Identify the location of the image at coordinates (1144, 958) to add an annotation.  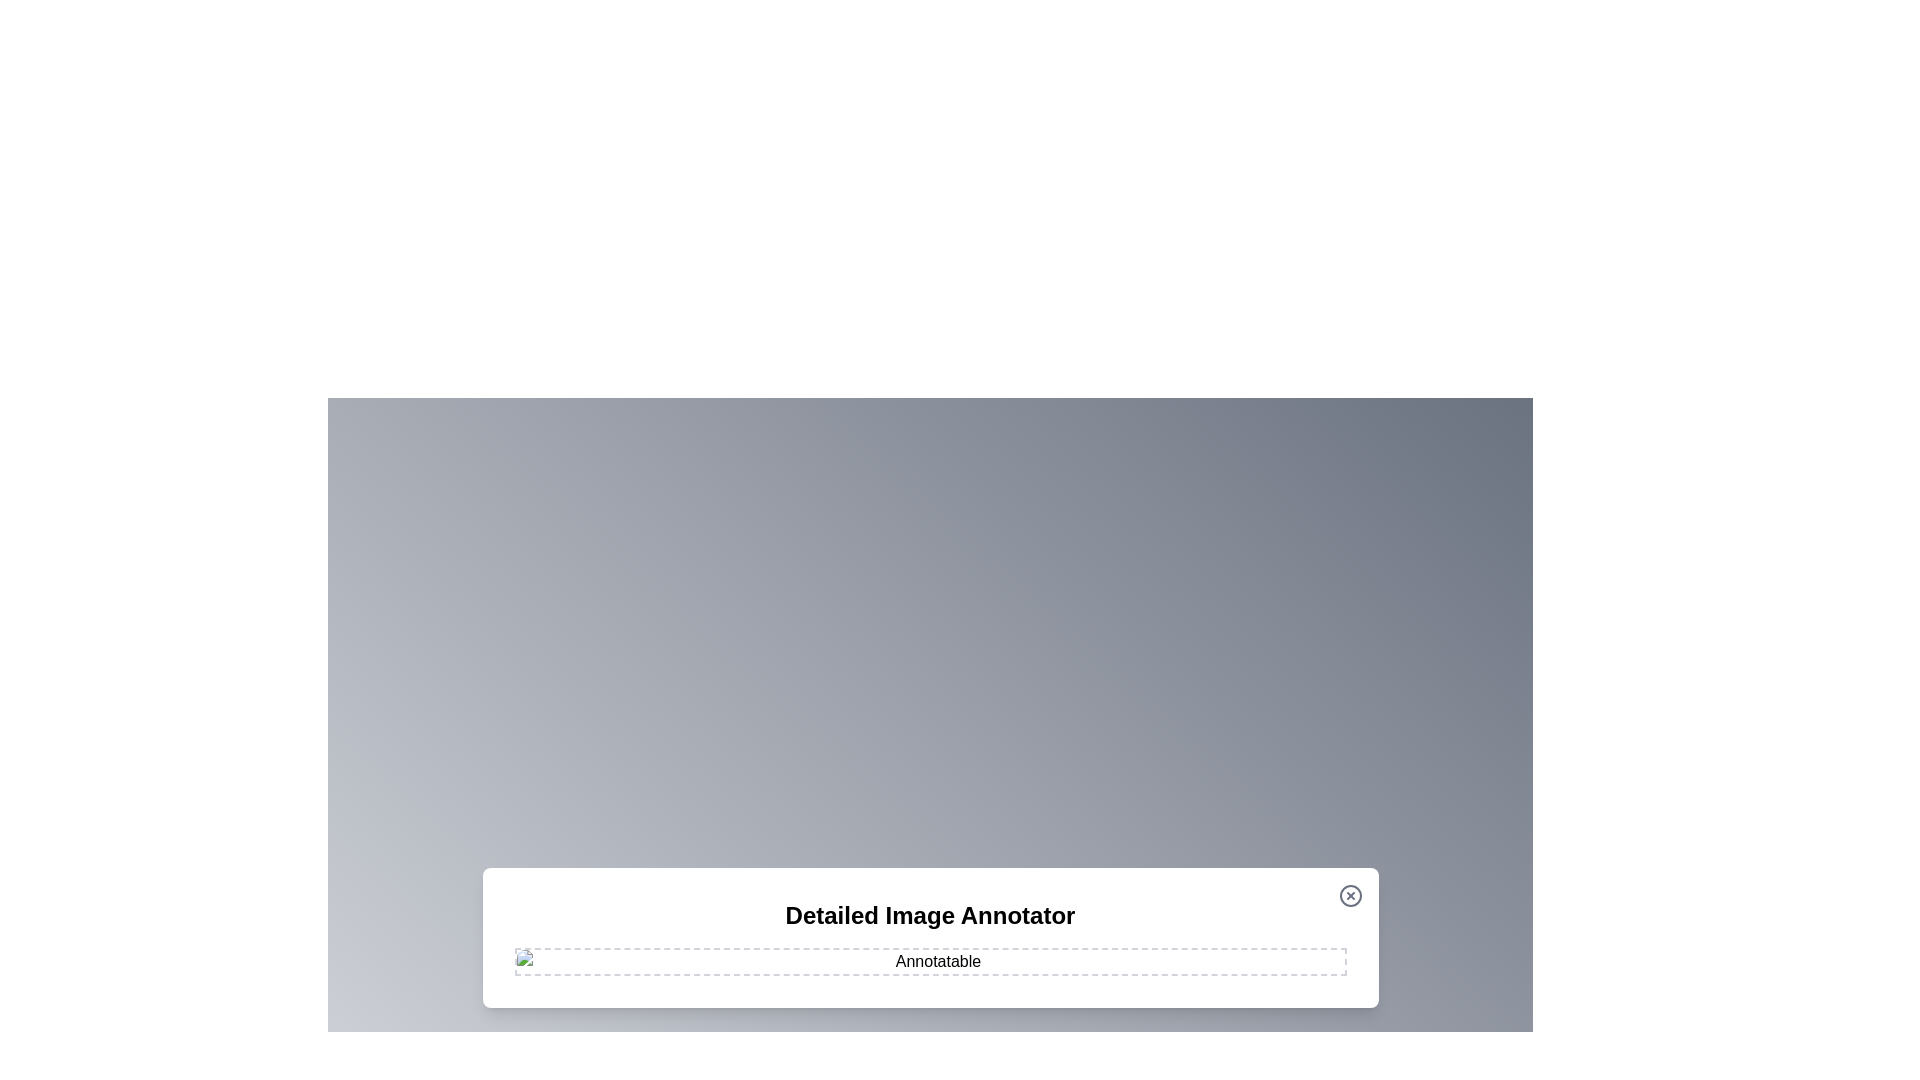
(1143, 956).